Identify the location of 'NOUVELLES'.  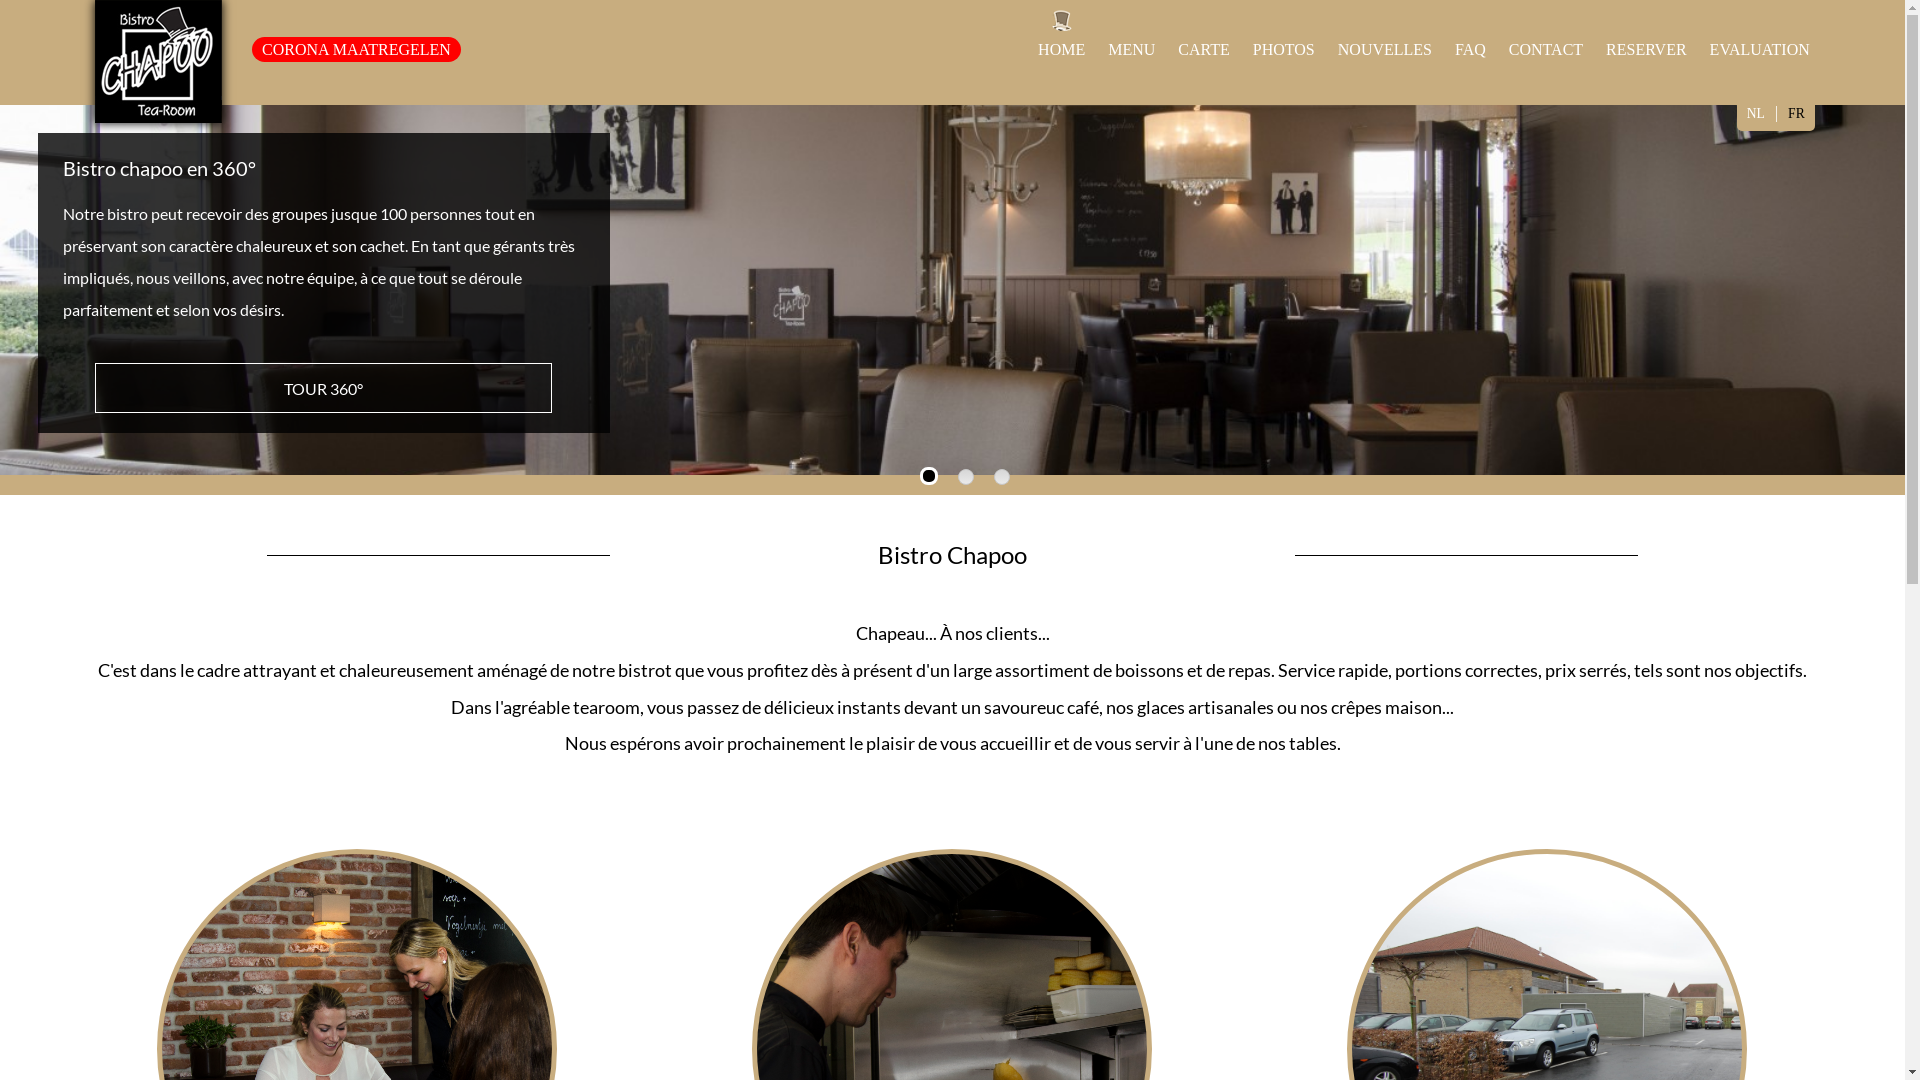
(1384, 48).